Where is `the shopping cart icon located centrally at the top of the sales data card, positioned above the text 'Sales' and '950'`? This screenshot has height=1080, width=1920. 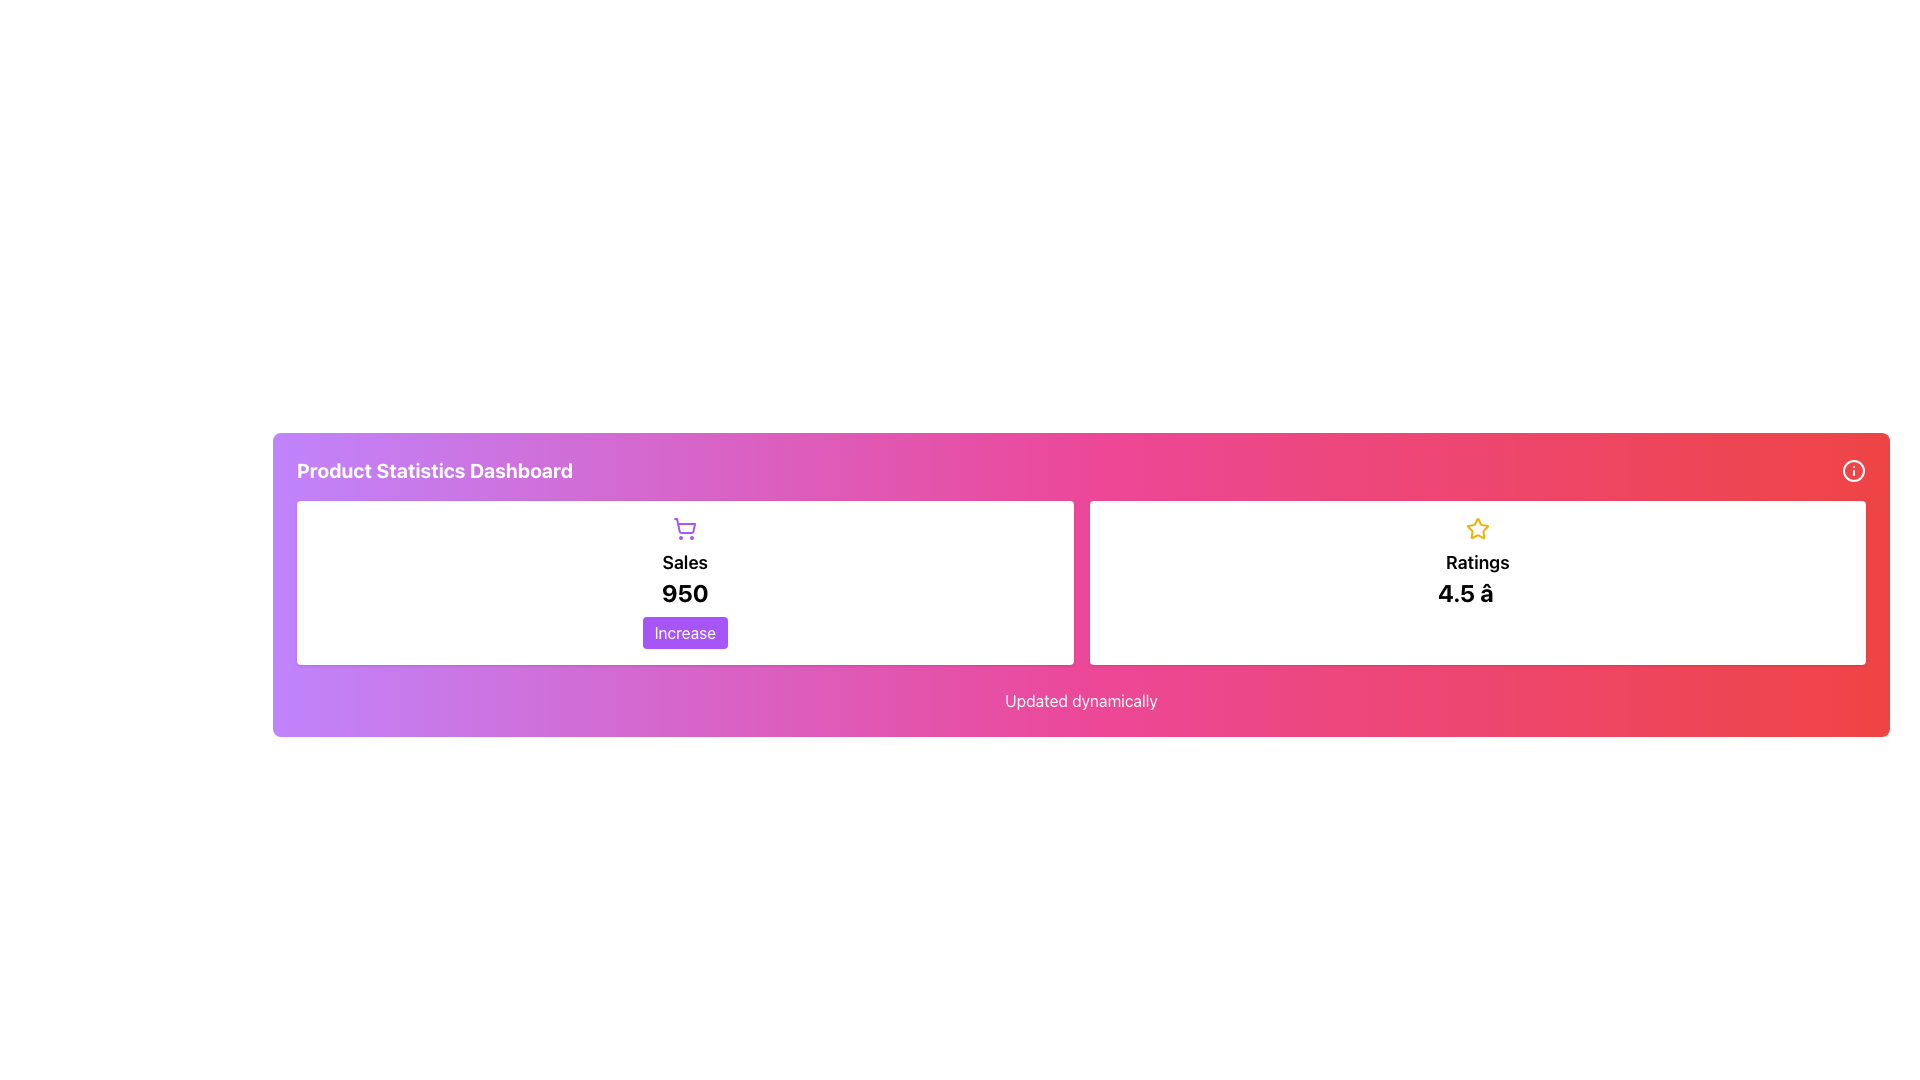
the shopping cart icon located centrally at the top of the sales data card, positioned above the text 'Sales' and '950' is located at coordinates (685, 527).